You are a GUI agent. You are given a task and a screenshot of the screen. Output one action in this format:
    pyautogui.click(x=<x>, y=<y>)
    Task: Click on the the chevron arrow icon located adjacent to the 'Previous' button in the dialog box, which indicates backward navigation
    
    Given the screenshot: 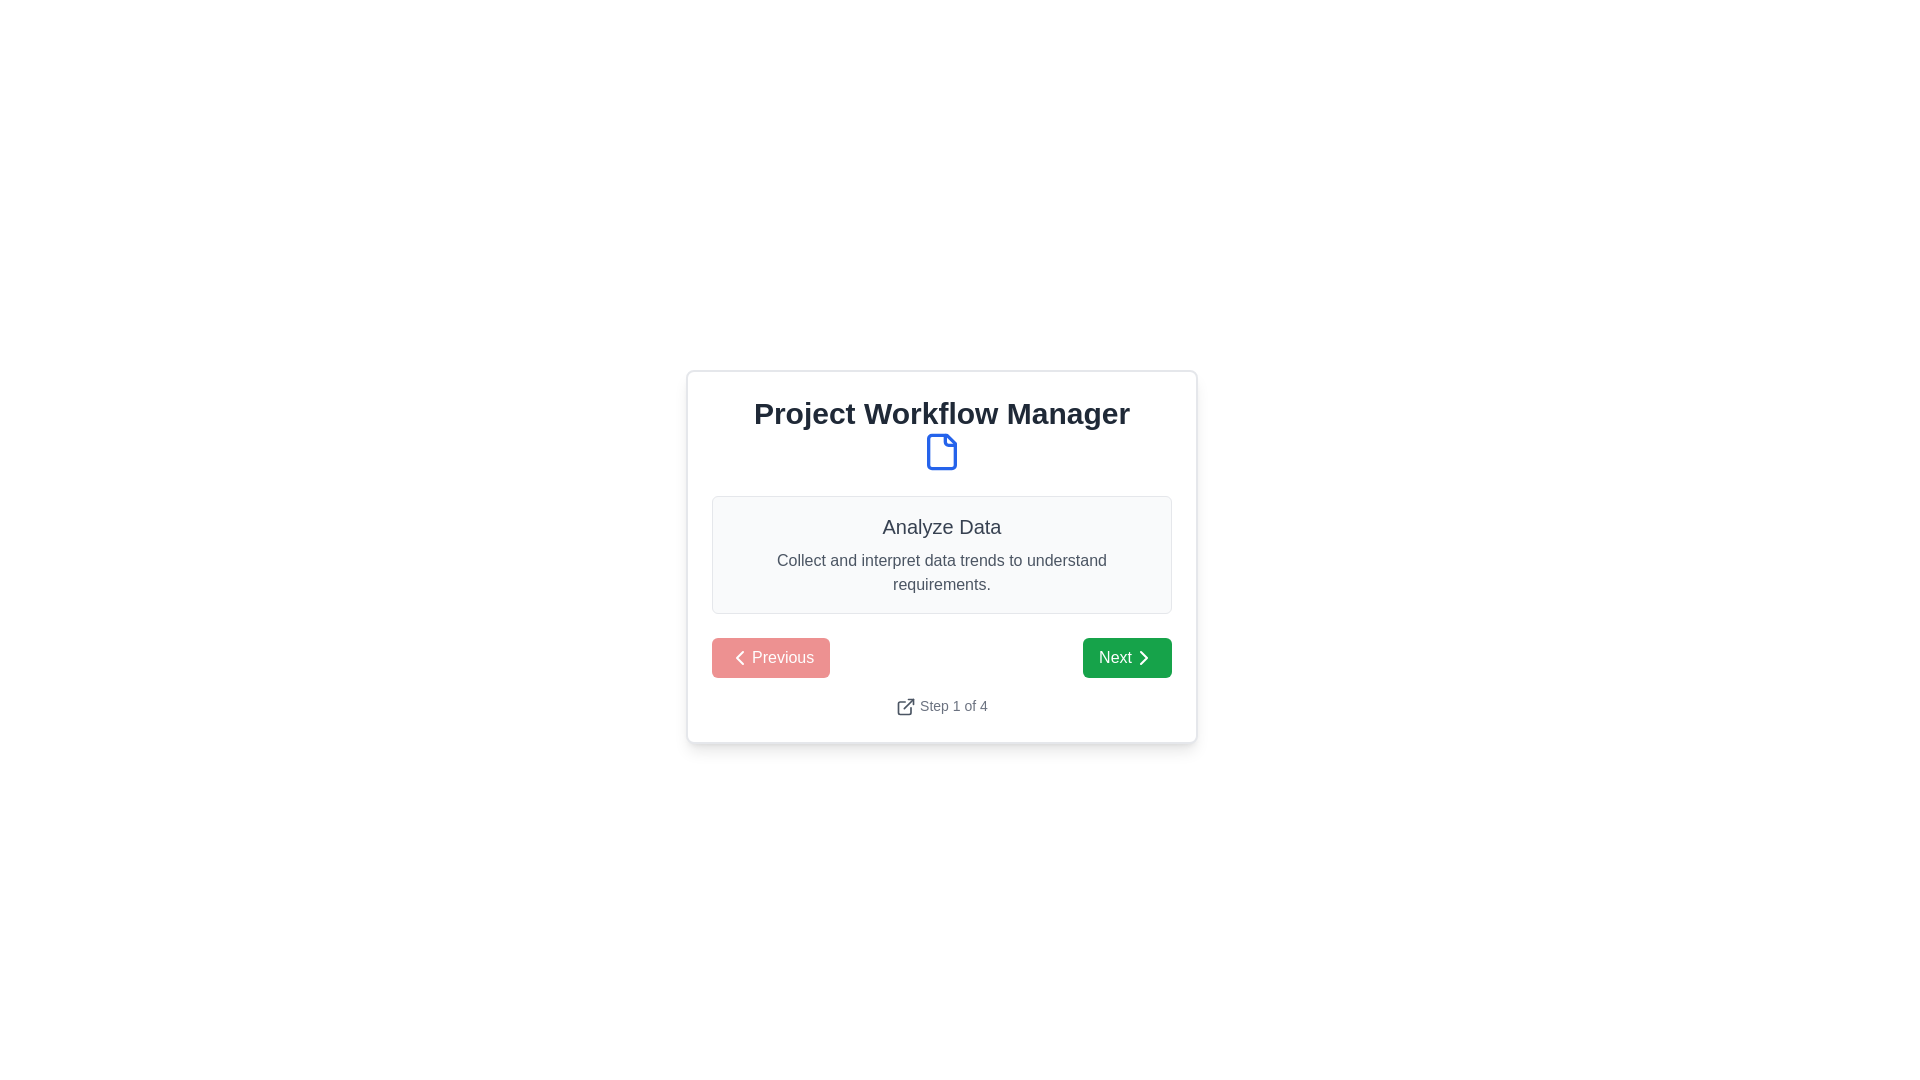 What is the action you would take?
    pyautogui.click(x=738, y=658)
    